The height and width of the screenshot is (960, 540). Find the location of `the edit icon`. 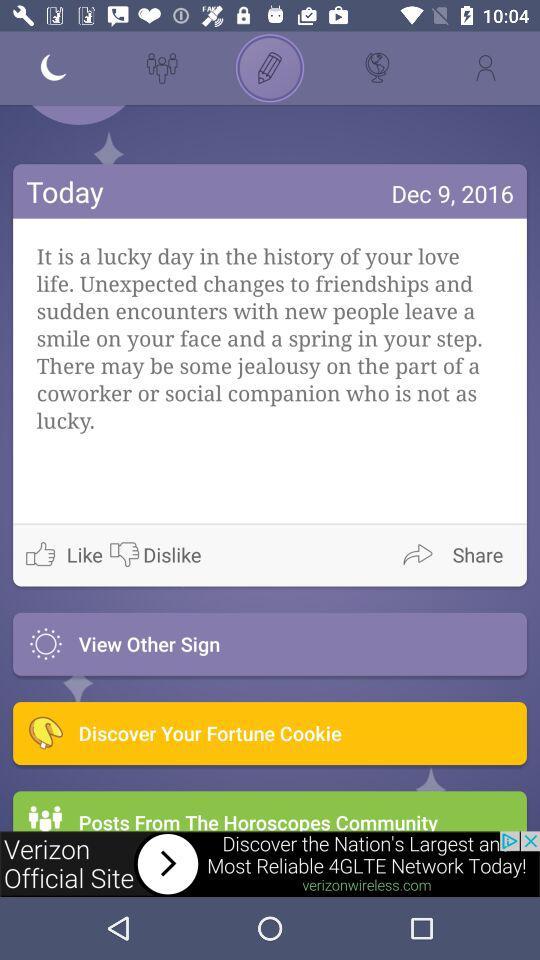

the edit icon is located at coordinates (270, 68).